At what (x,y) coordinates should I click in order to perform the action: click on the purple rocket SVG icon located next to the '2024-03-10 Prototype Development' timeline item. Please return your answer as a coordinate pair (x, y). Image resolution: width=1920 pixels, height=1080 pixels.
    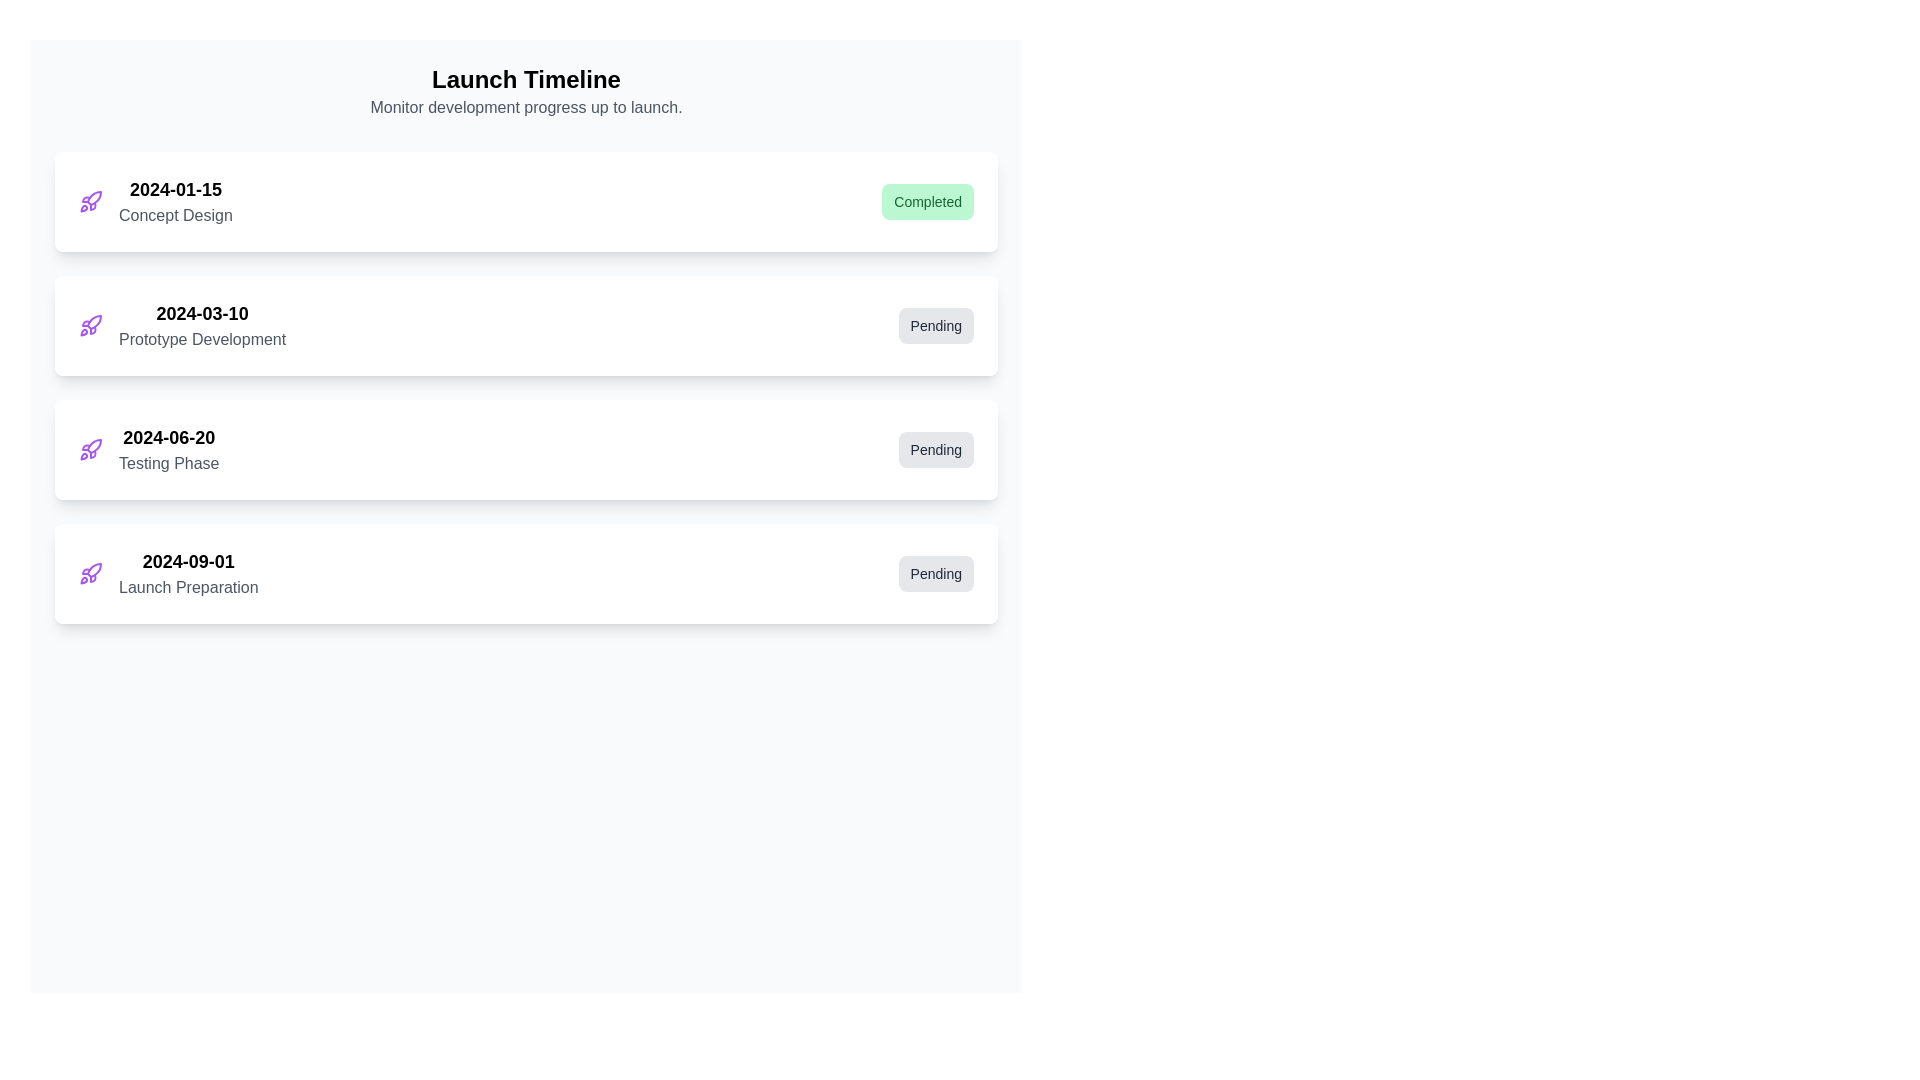
    Looking at the image, I should click on (90, 325).